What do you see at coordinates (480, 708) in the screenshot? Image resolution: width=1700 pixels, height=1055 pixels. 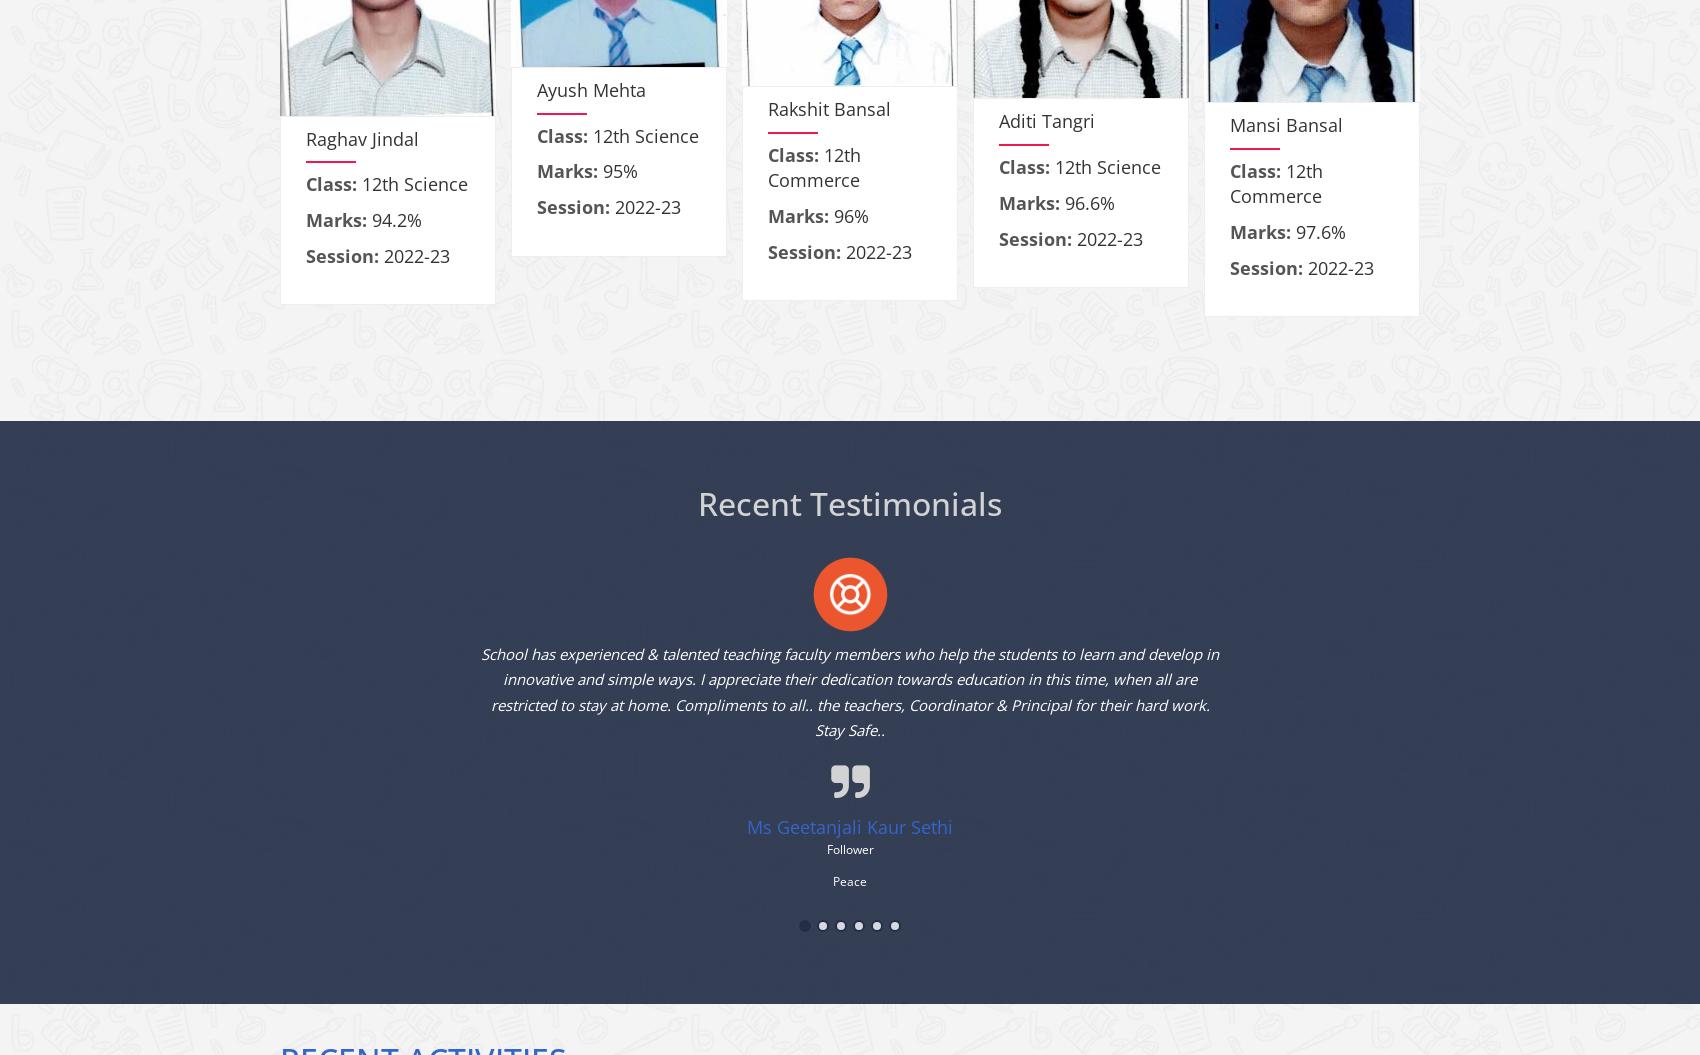 I see `'School has experienced & talented teaching faculty members who help the students to learn and develop in innovative and simple ways. I appreciate their dedication towards education in this time, when all are restricted to stay at home. Compliments to all.. the teachers, Coordinator & Principal for their hard work. Stay Safe..'` at bounding box center [480, 708].